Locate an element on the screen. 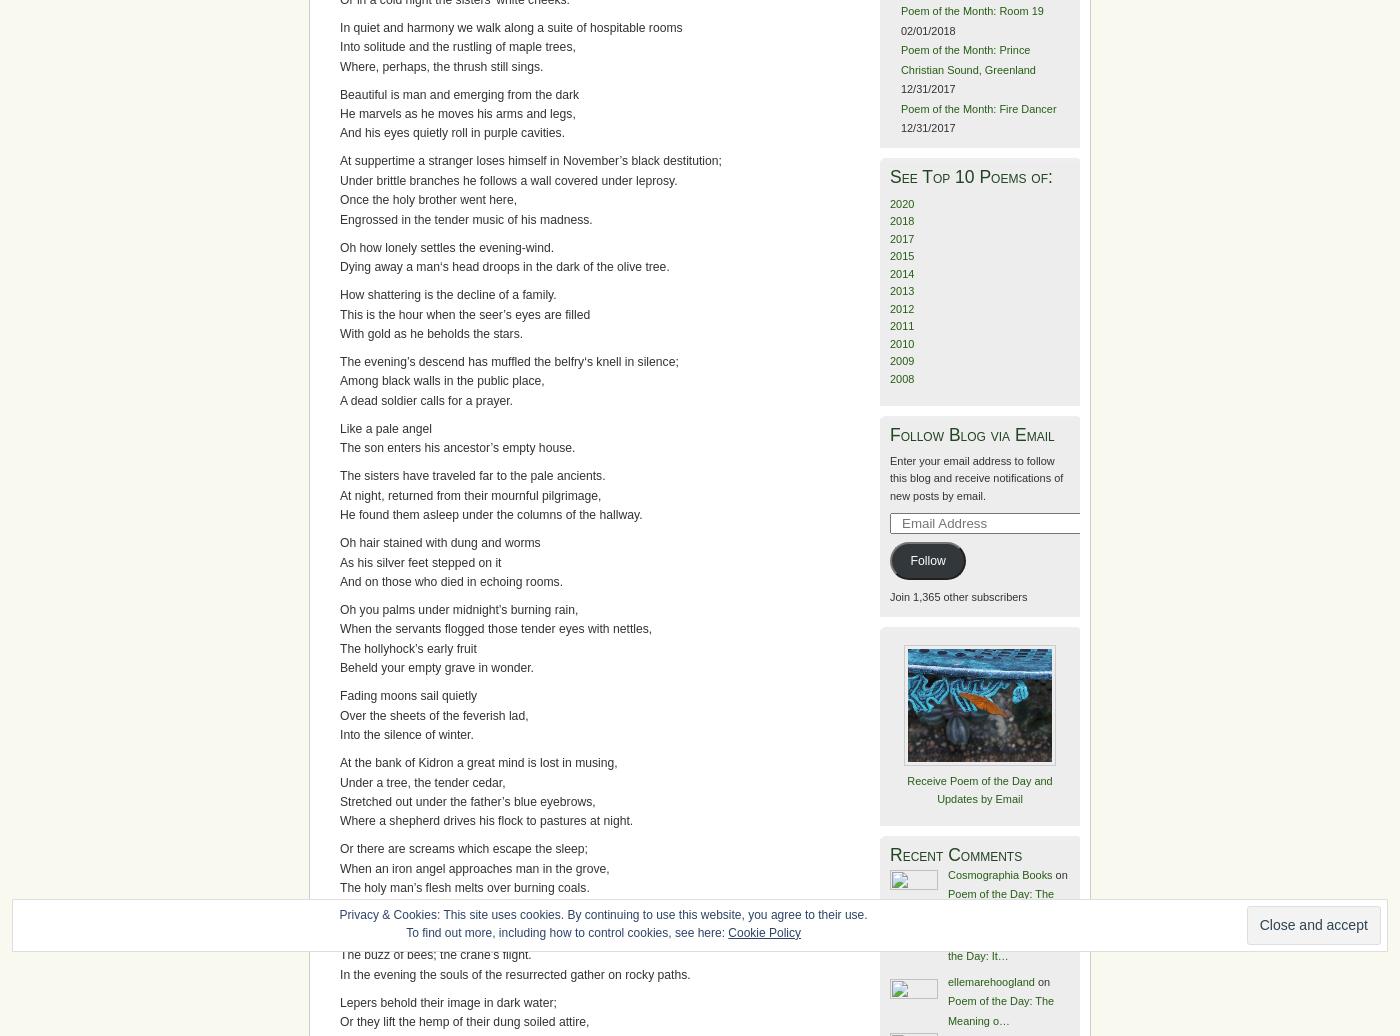 This screenshot has width=1400, height=1036. '2014' is located at coordinates (901, 272).